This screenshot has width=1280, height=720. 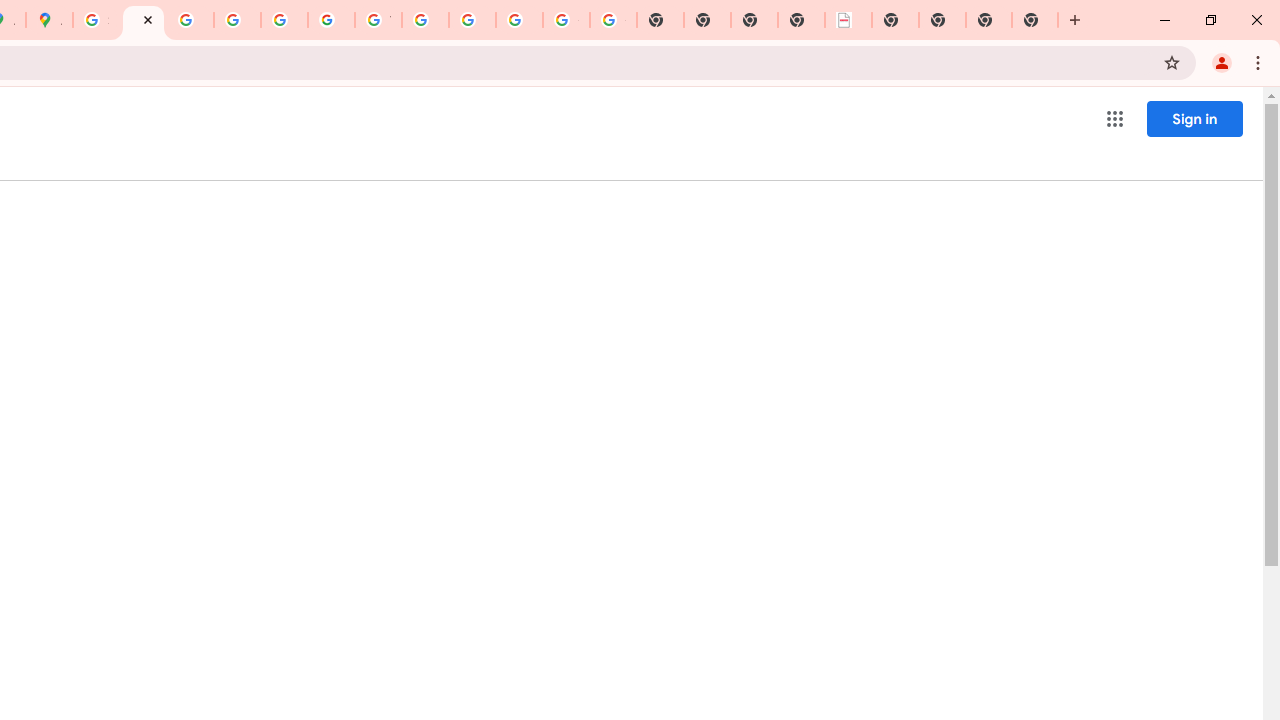 What do you see at coordinates (1035, 20) in the screenshot?
I see `'New Tab'` at bounding box center [1035, 20].